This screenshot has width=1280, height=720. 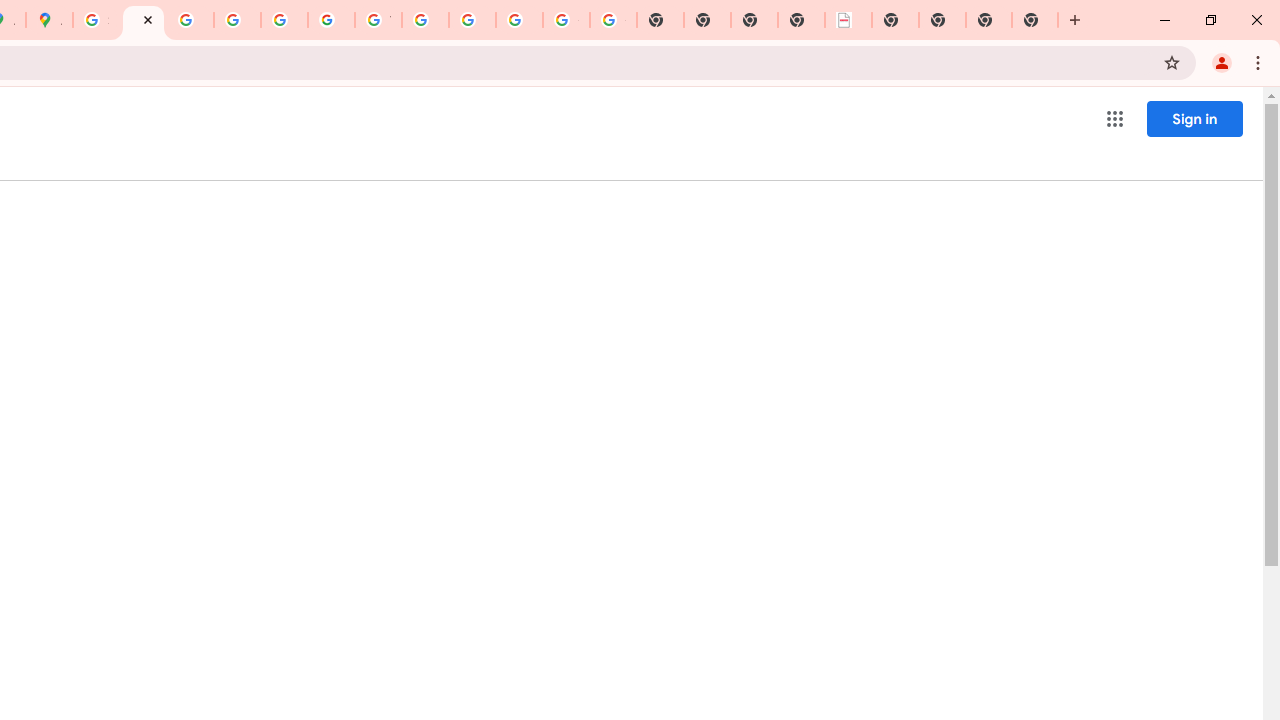 What do you see at coordinates (1035, 20) in the screenshot?
I see `'New Tab'` at bounding box center [1035, 20].